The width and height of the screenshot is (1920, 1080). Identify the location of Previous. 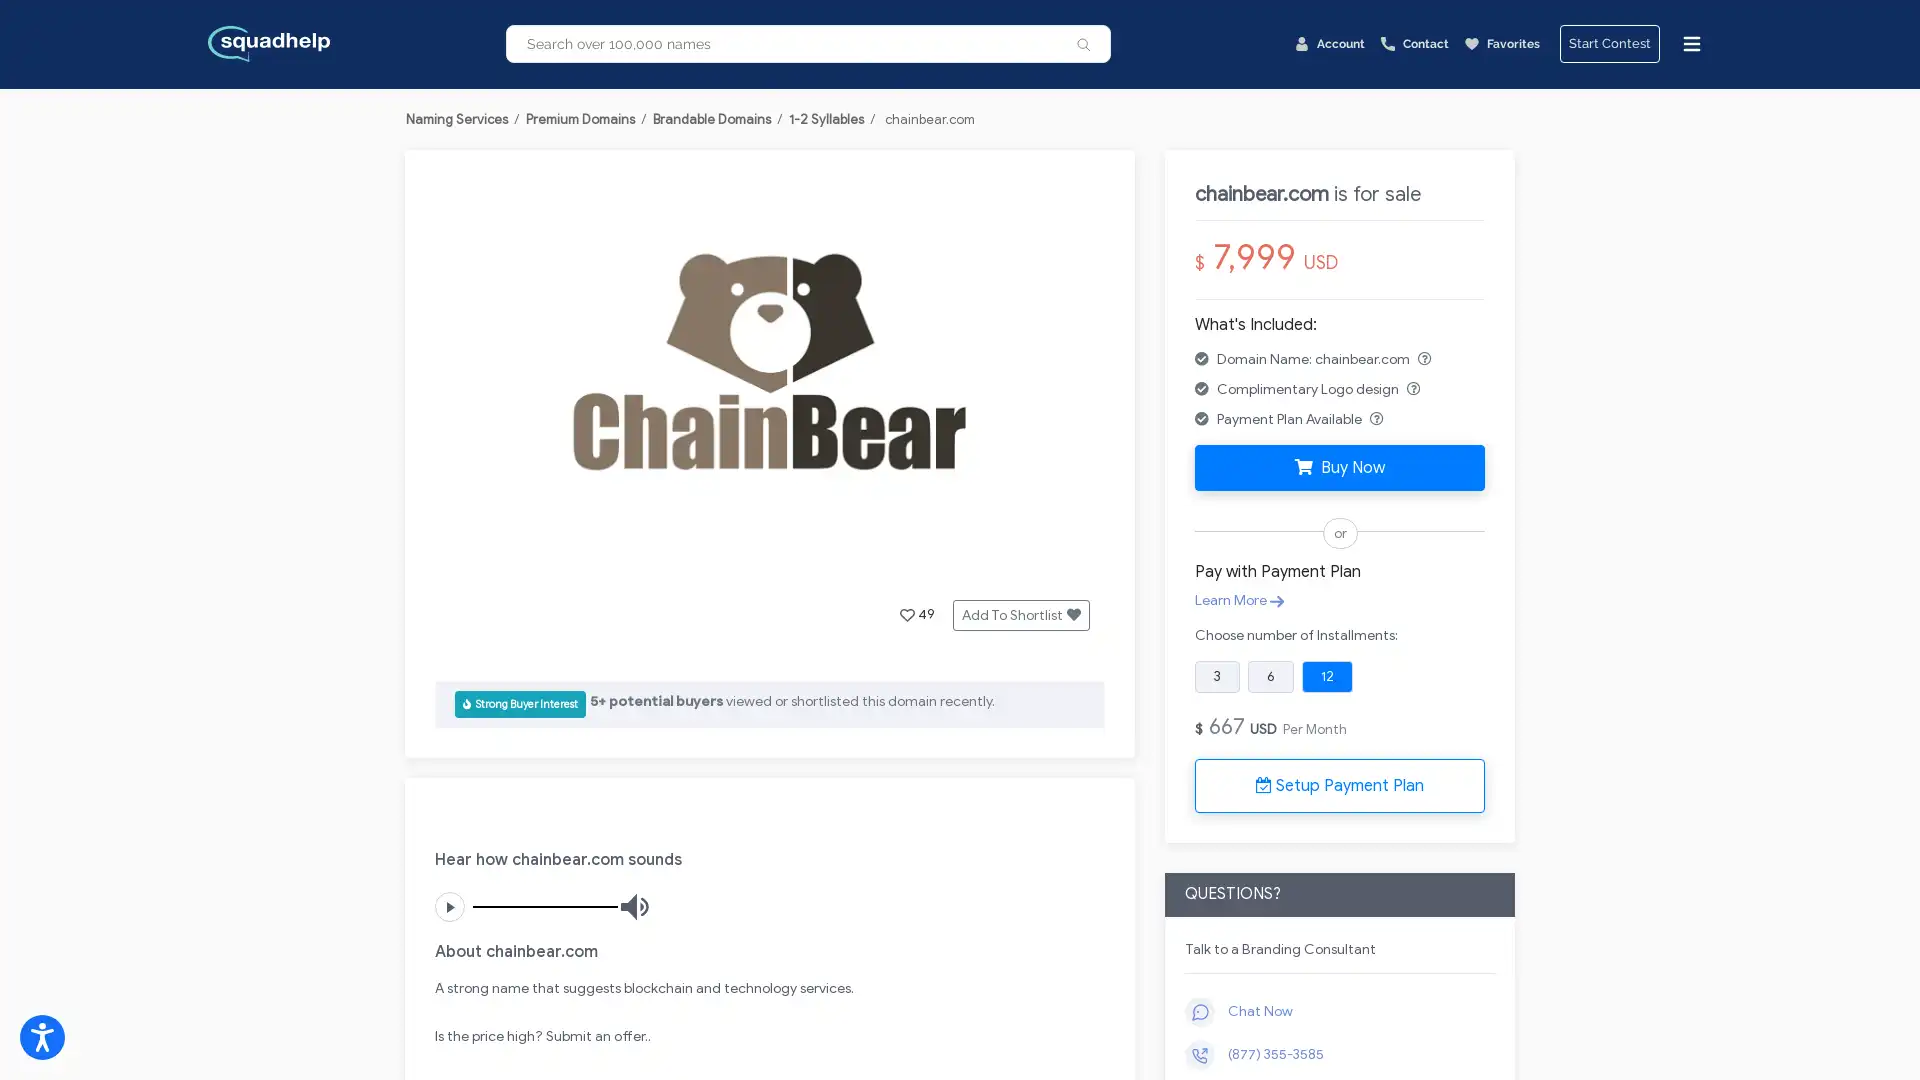
(484, 378).